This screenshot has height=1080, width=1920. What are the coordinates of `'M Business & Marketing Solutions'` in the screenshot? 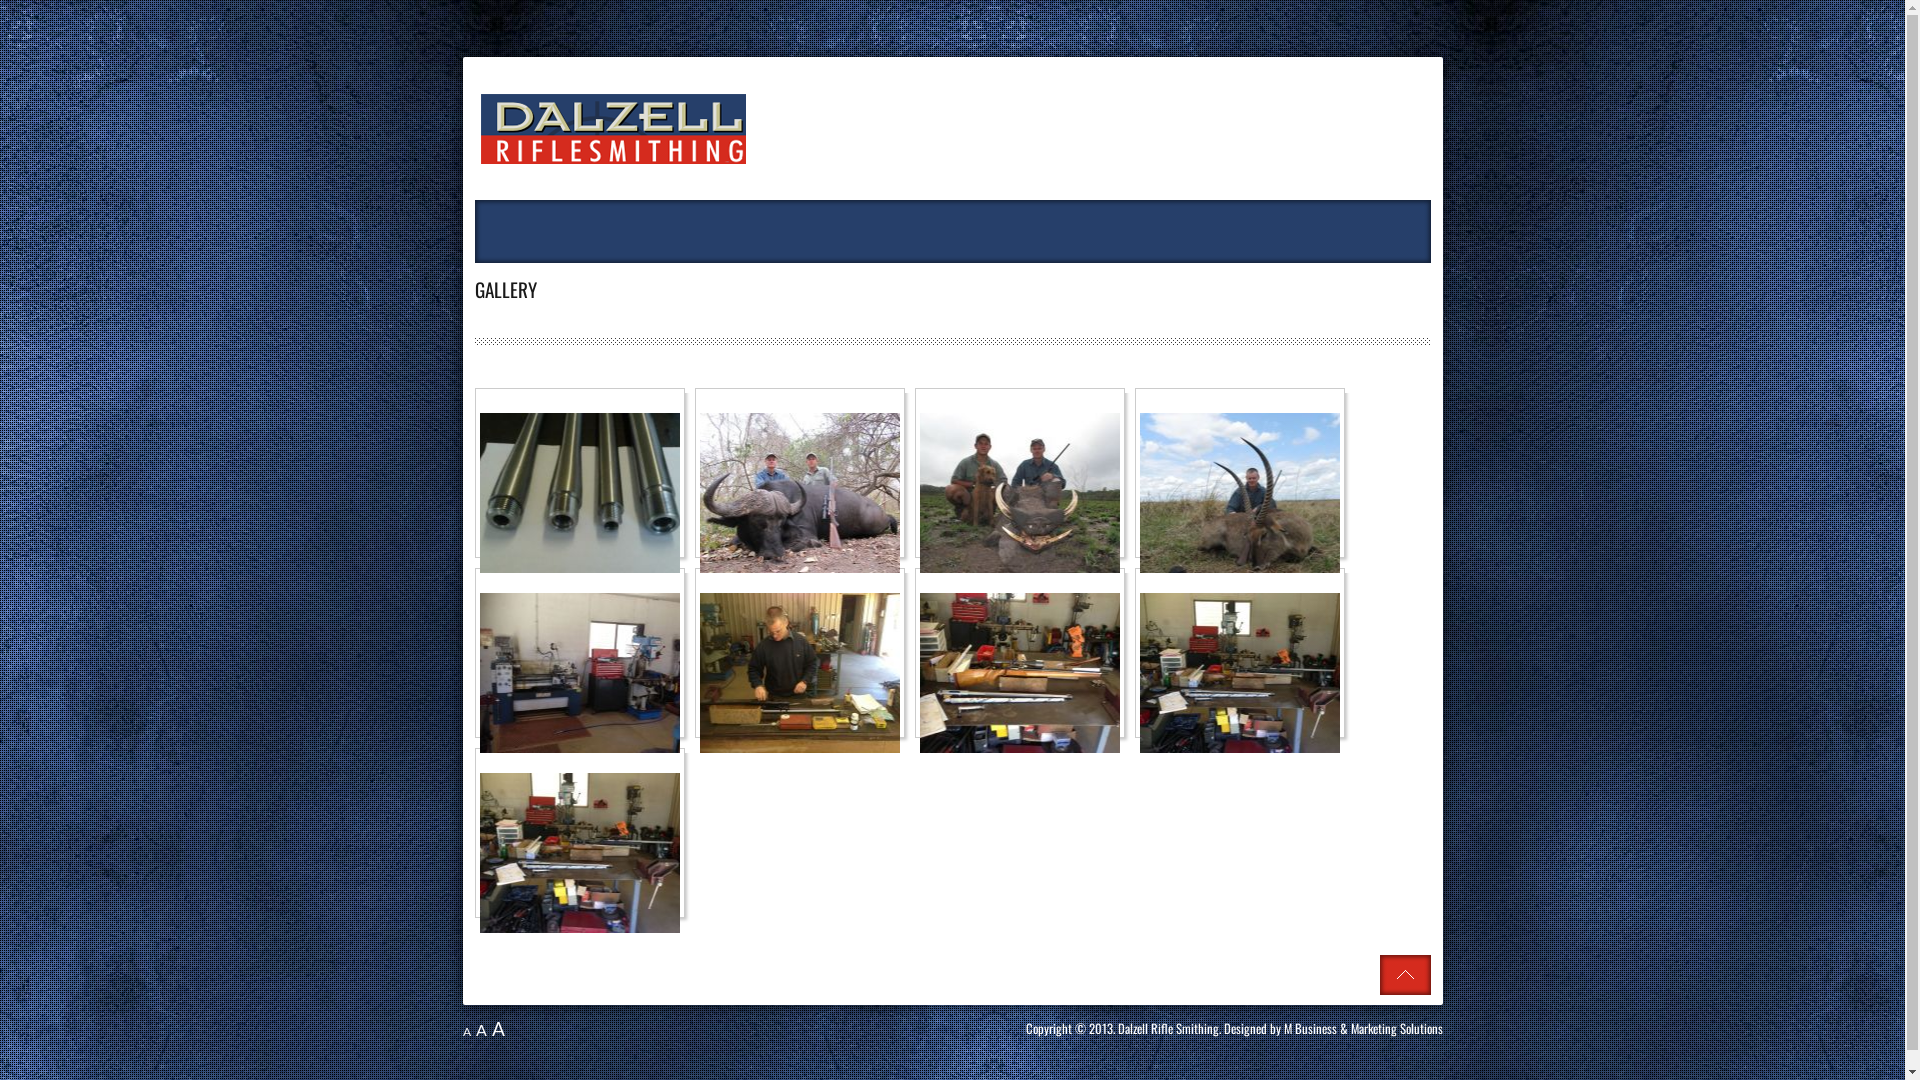 It's located at (1362, 1028).